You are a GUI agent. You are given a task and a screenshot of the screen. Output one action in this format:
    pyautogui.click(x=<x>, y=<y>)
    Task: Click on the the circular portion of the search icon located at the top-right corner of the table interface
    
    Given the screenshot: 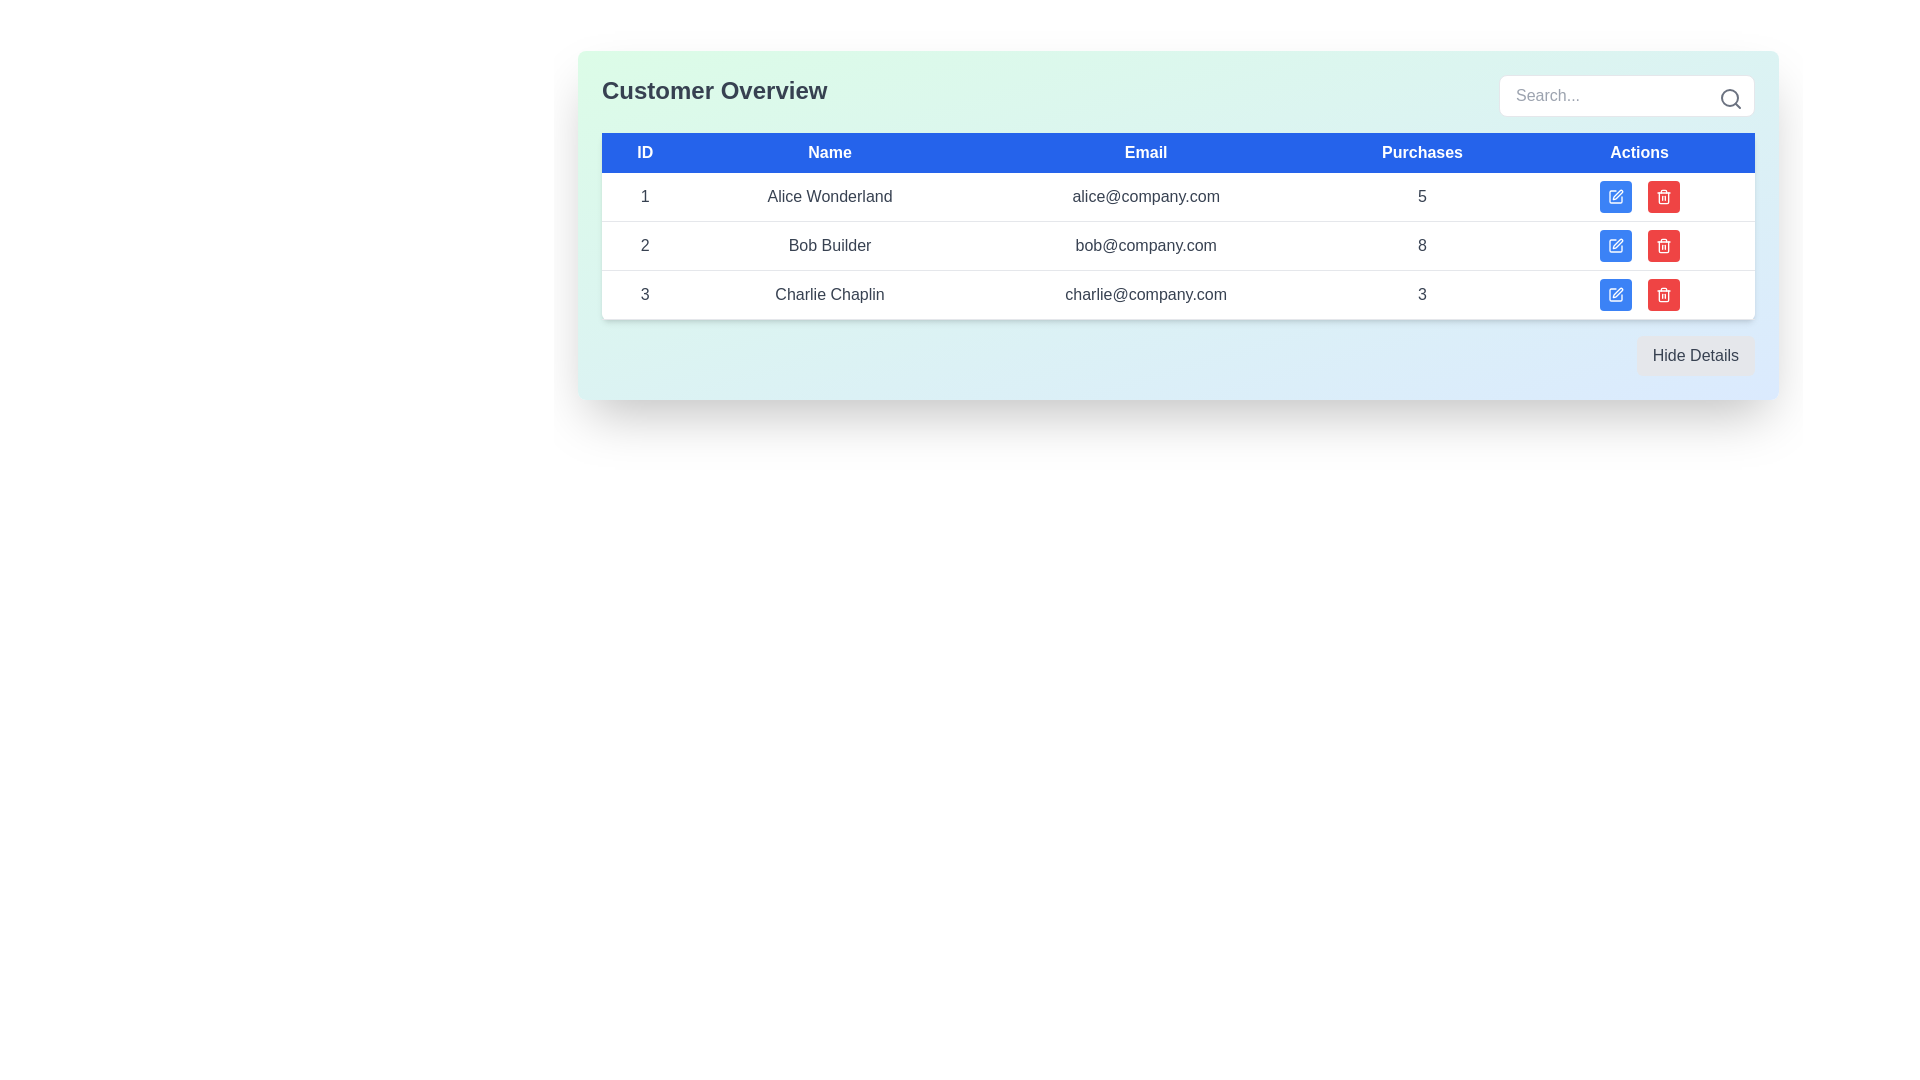 What is the action you would take?
    pyautogui.click(x=1728, y=97)
    